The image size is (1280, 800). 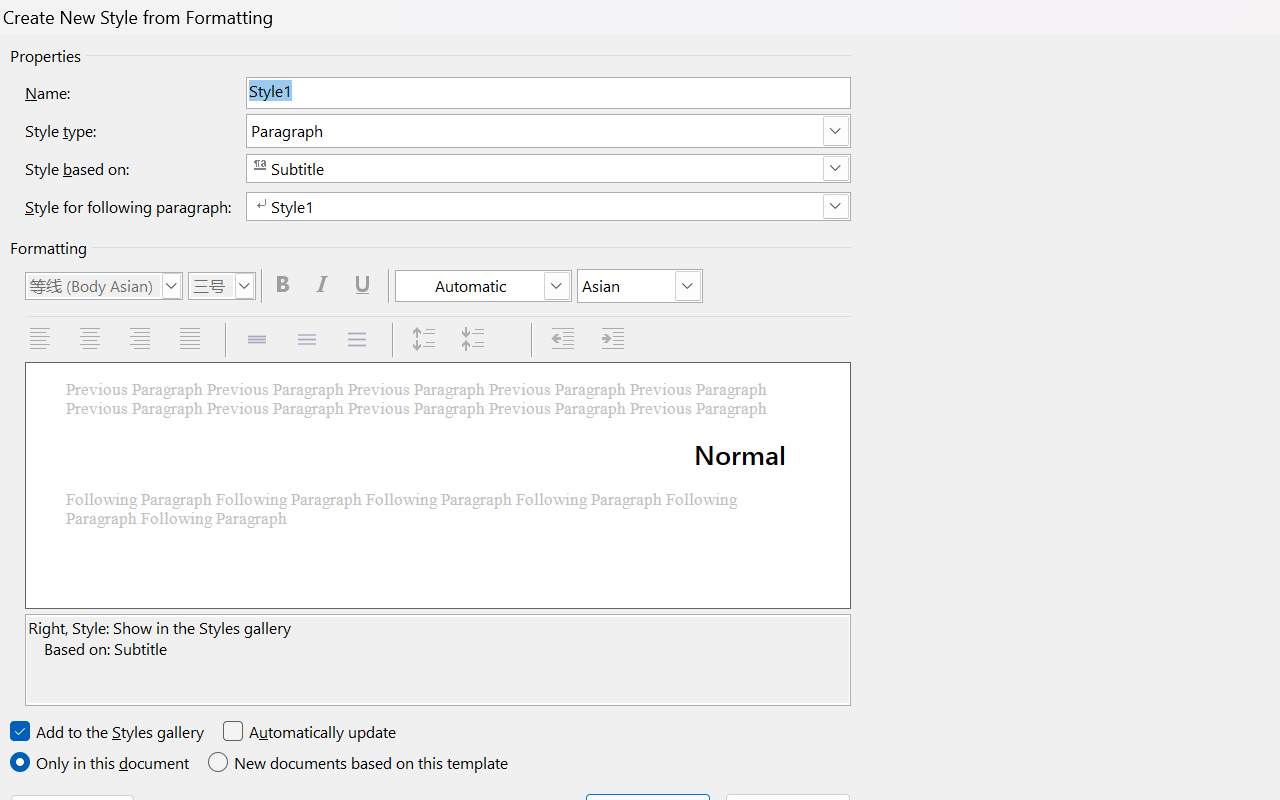 What do you see at coordinates (548, 92) in the screenshot?
I see `'Name:'` at bounding box center [548, 92].